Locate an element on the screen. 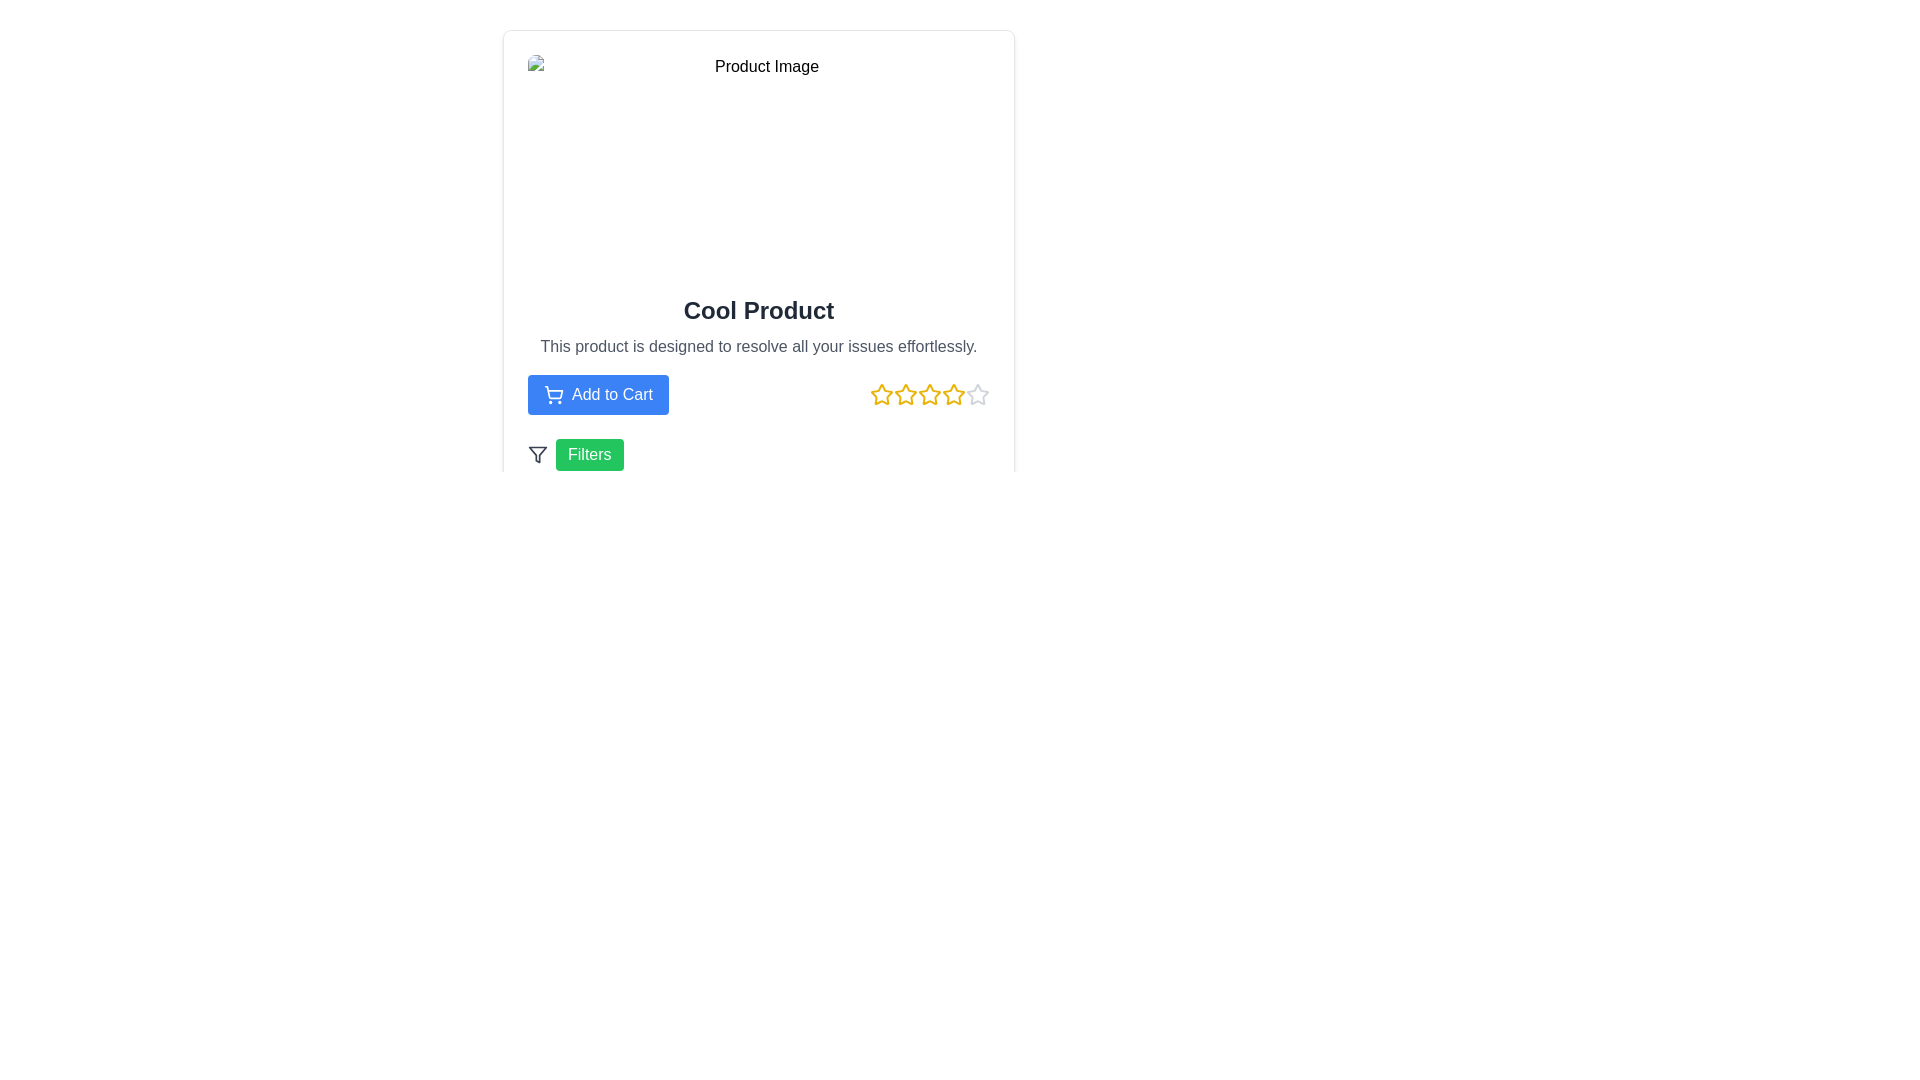 This screenshot has width=1920, height=1080. the third star icon in the five-star rating system is located at coordinates (881, 394).